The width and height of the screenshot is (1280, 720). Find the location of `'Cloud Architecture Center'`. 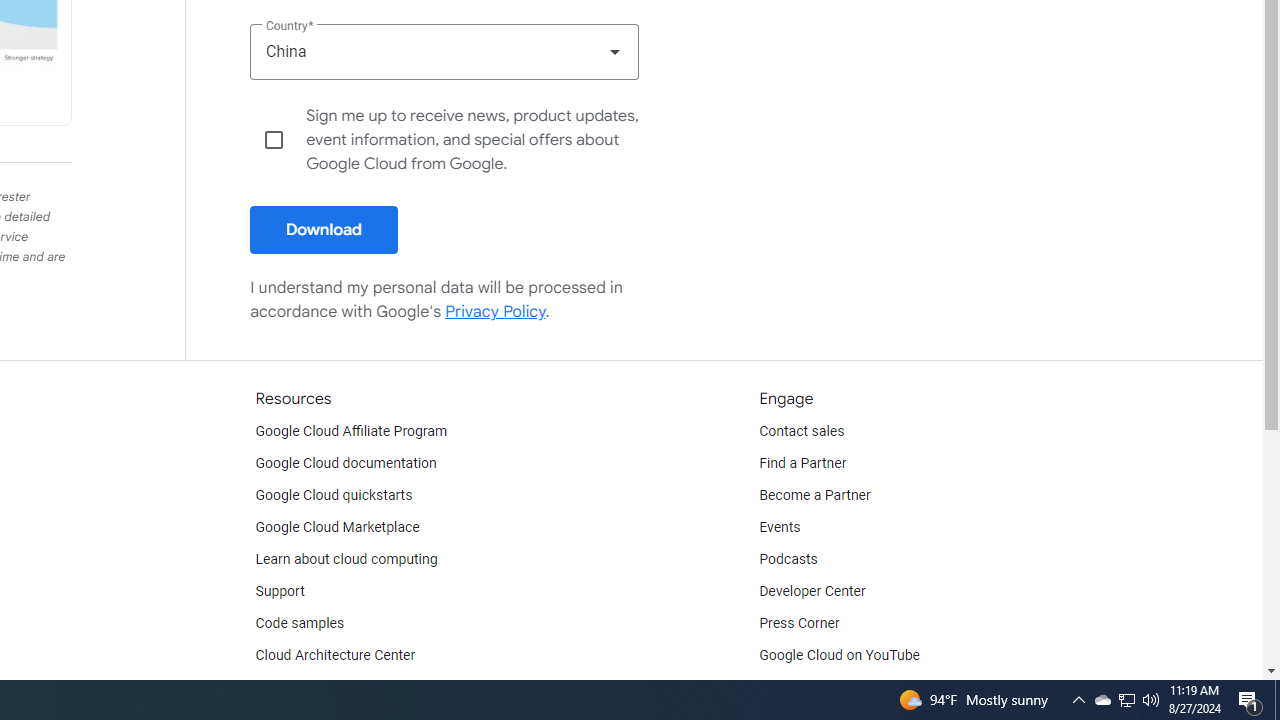

'Cloud Architecture Center' is located at coordinates (335, 655).